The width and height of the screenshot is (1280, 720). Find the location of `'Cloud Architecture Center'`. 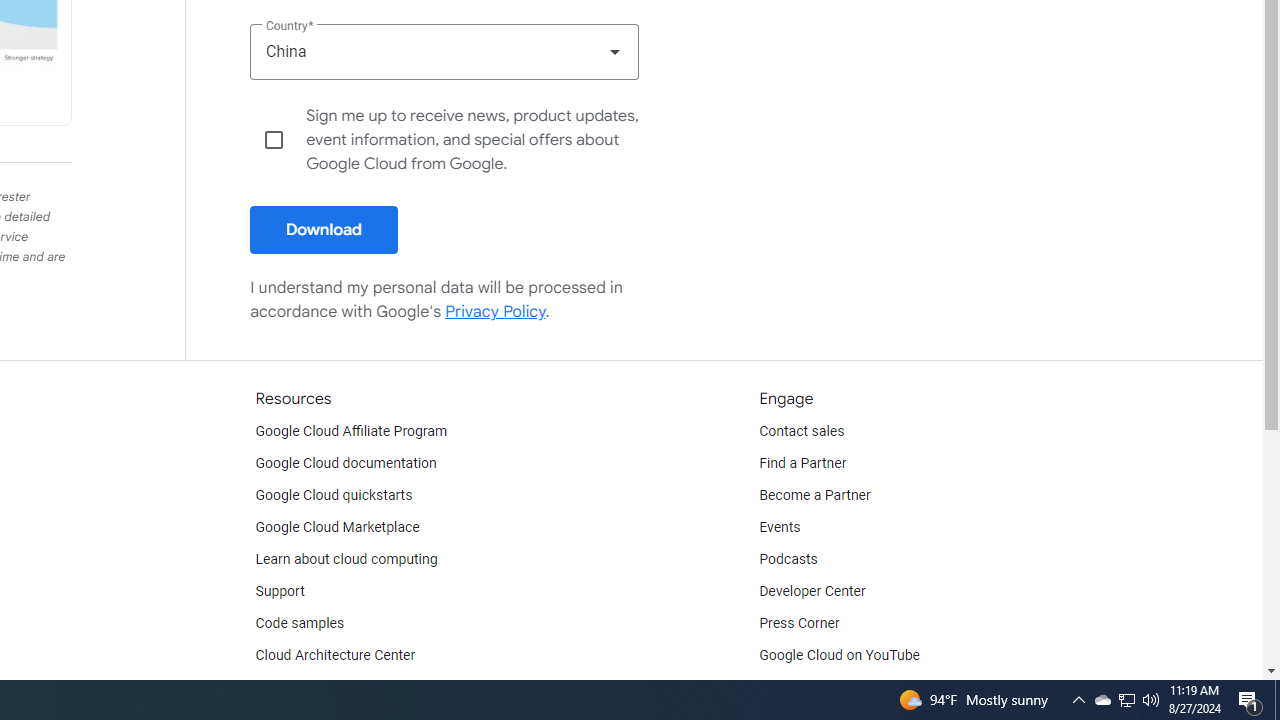

'Cloud Architecture Center' is located at coordinates (335, 655).